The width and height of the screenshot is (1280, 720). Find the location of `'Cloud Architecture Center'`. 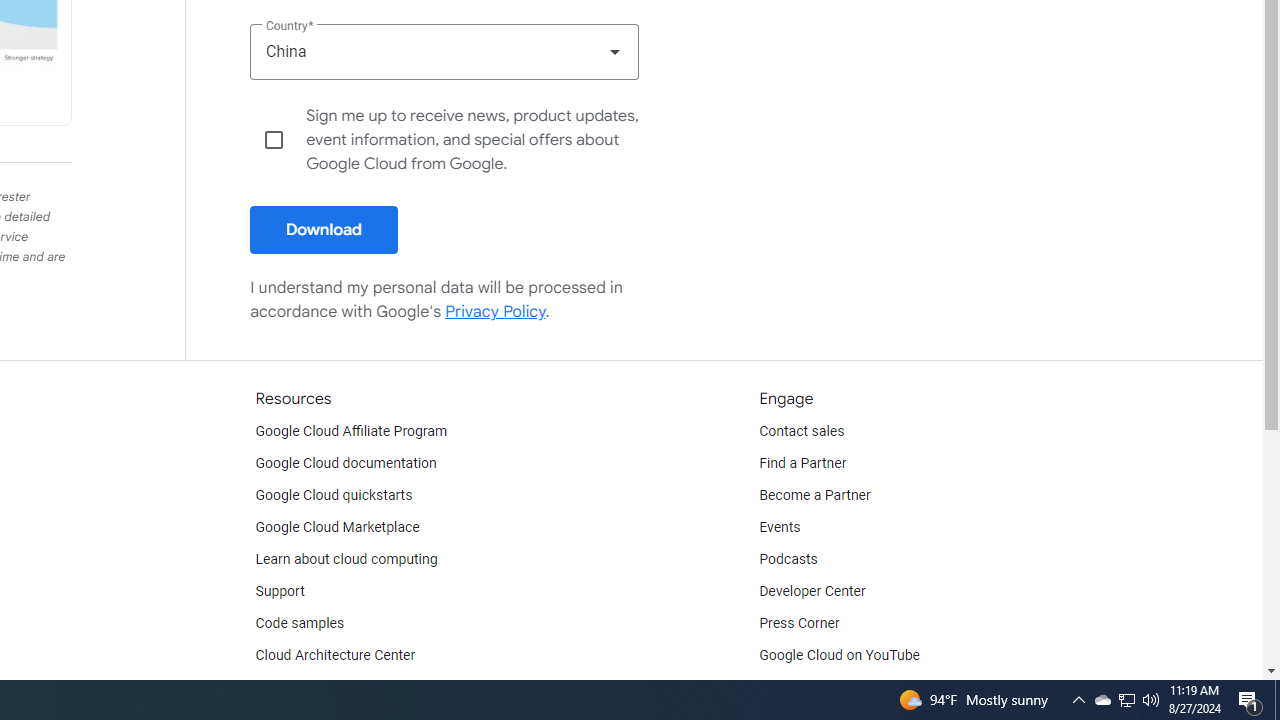

'Cloud Architecture Center' is located at coordinates (335, 655).